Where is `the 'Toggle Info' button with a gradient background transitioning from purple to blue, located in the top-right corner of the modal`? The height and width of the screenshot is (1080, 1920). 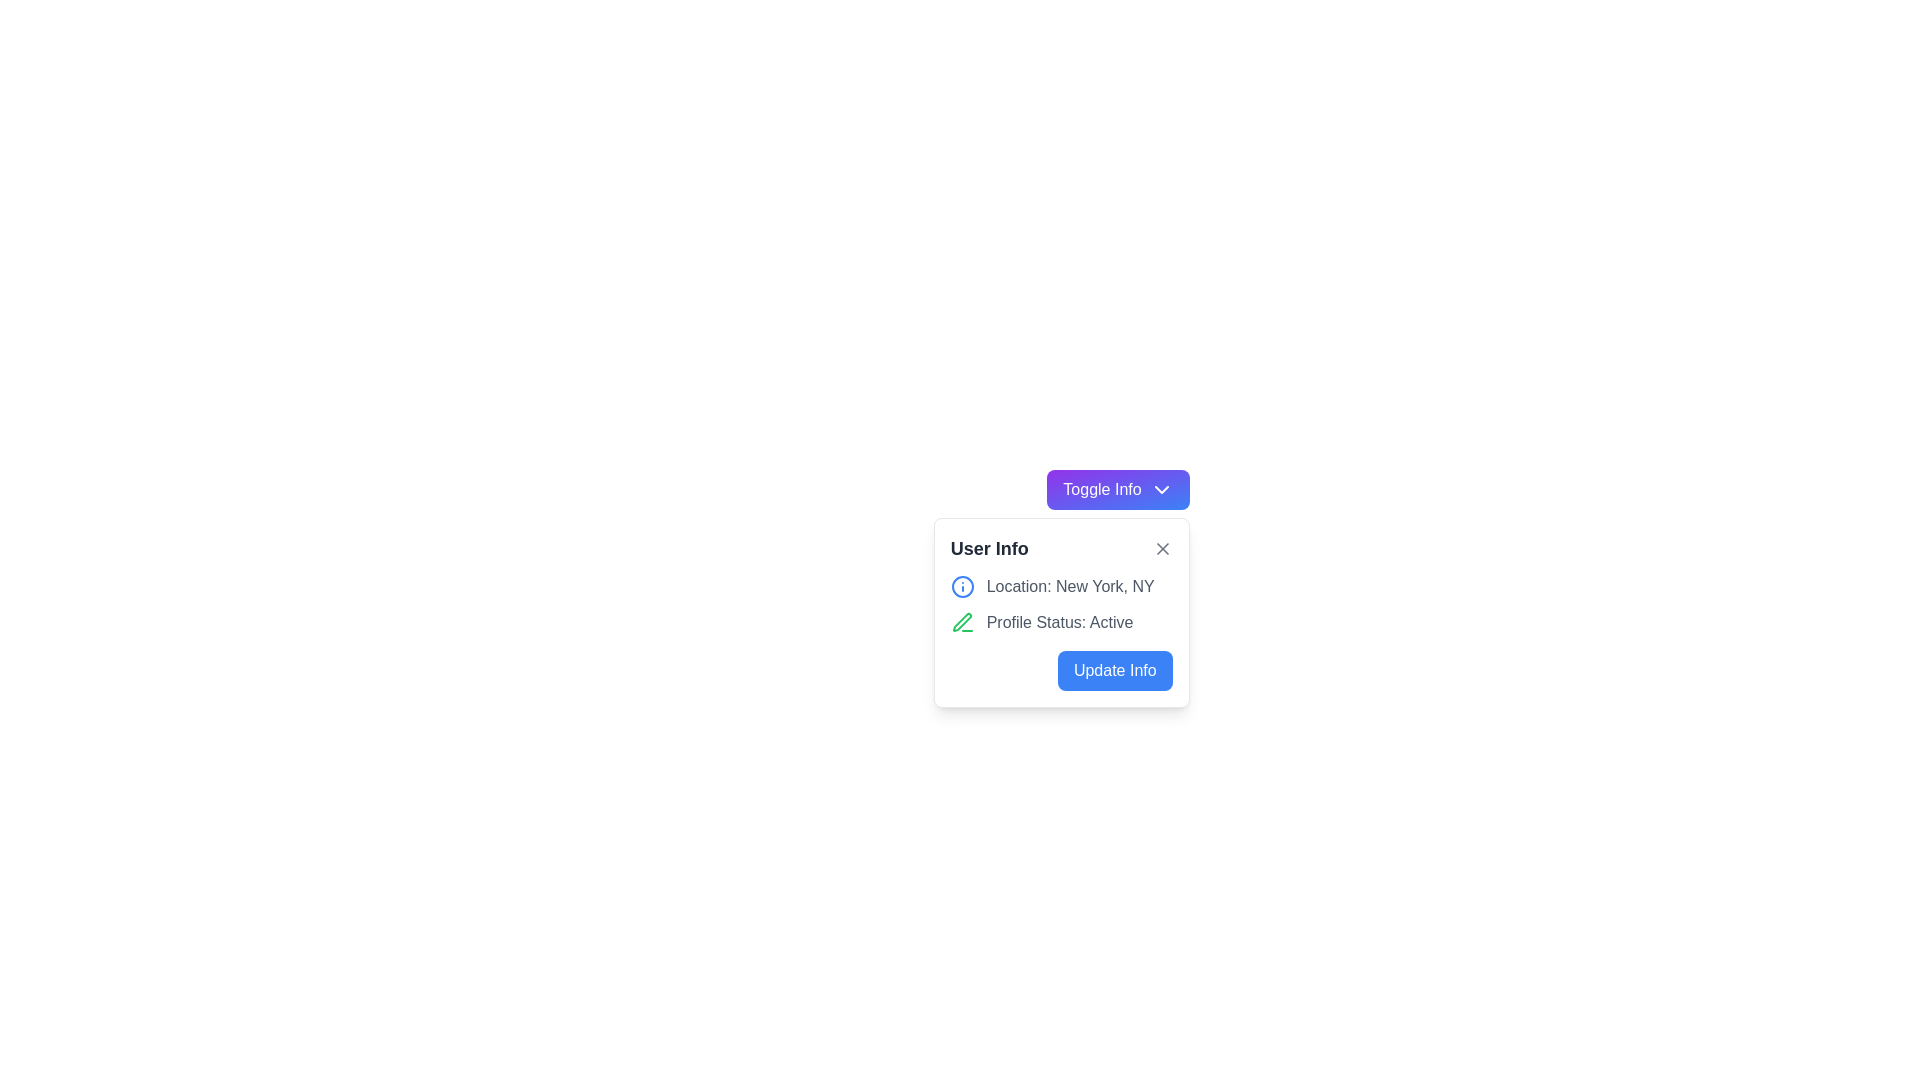 the 'Toggle Info' button with a gradient background transitioning from purple to blue, located in the top-right corner of the modal is located at coordinates (1117, 489).